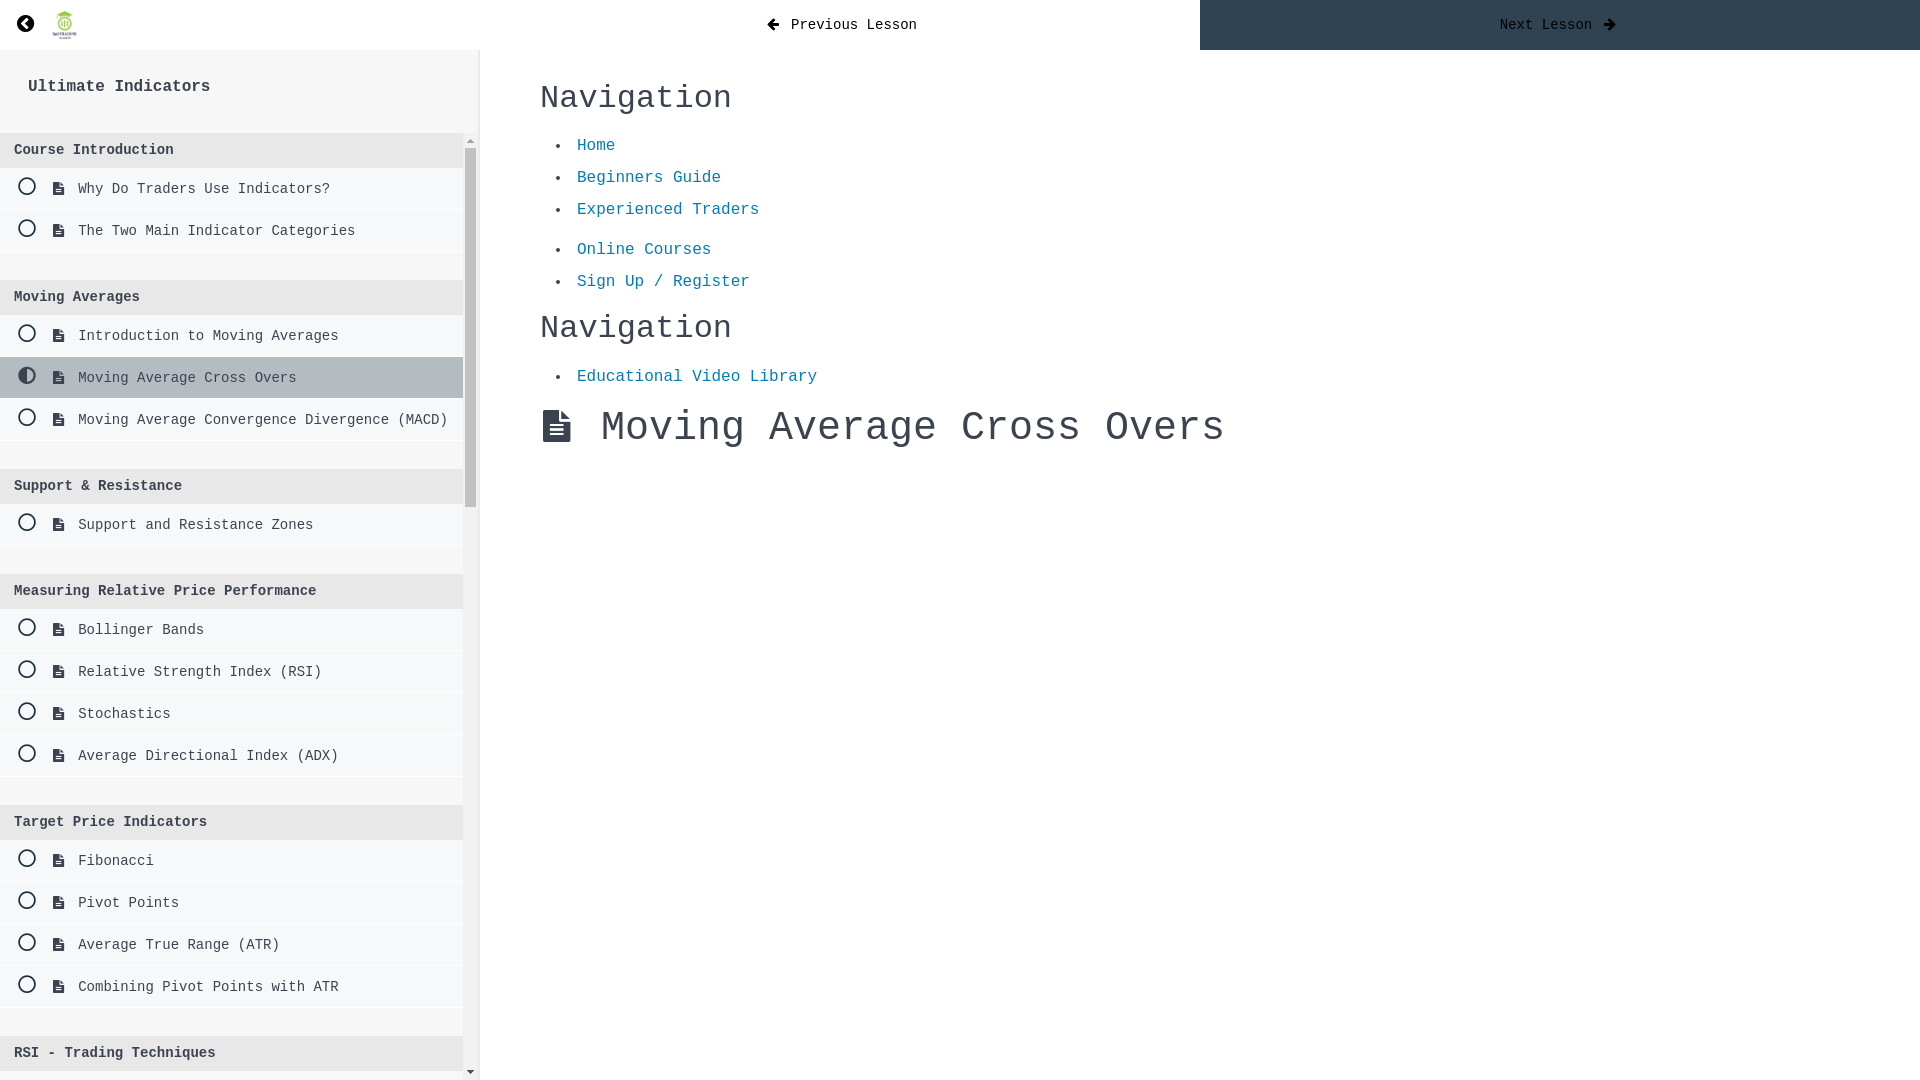  What do you see at coordinates (0, 671) in the screenshot?
I see `'Relative Strength Index (RSI)'` at bounding box center [0, 671].